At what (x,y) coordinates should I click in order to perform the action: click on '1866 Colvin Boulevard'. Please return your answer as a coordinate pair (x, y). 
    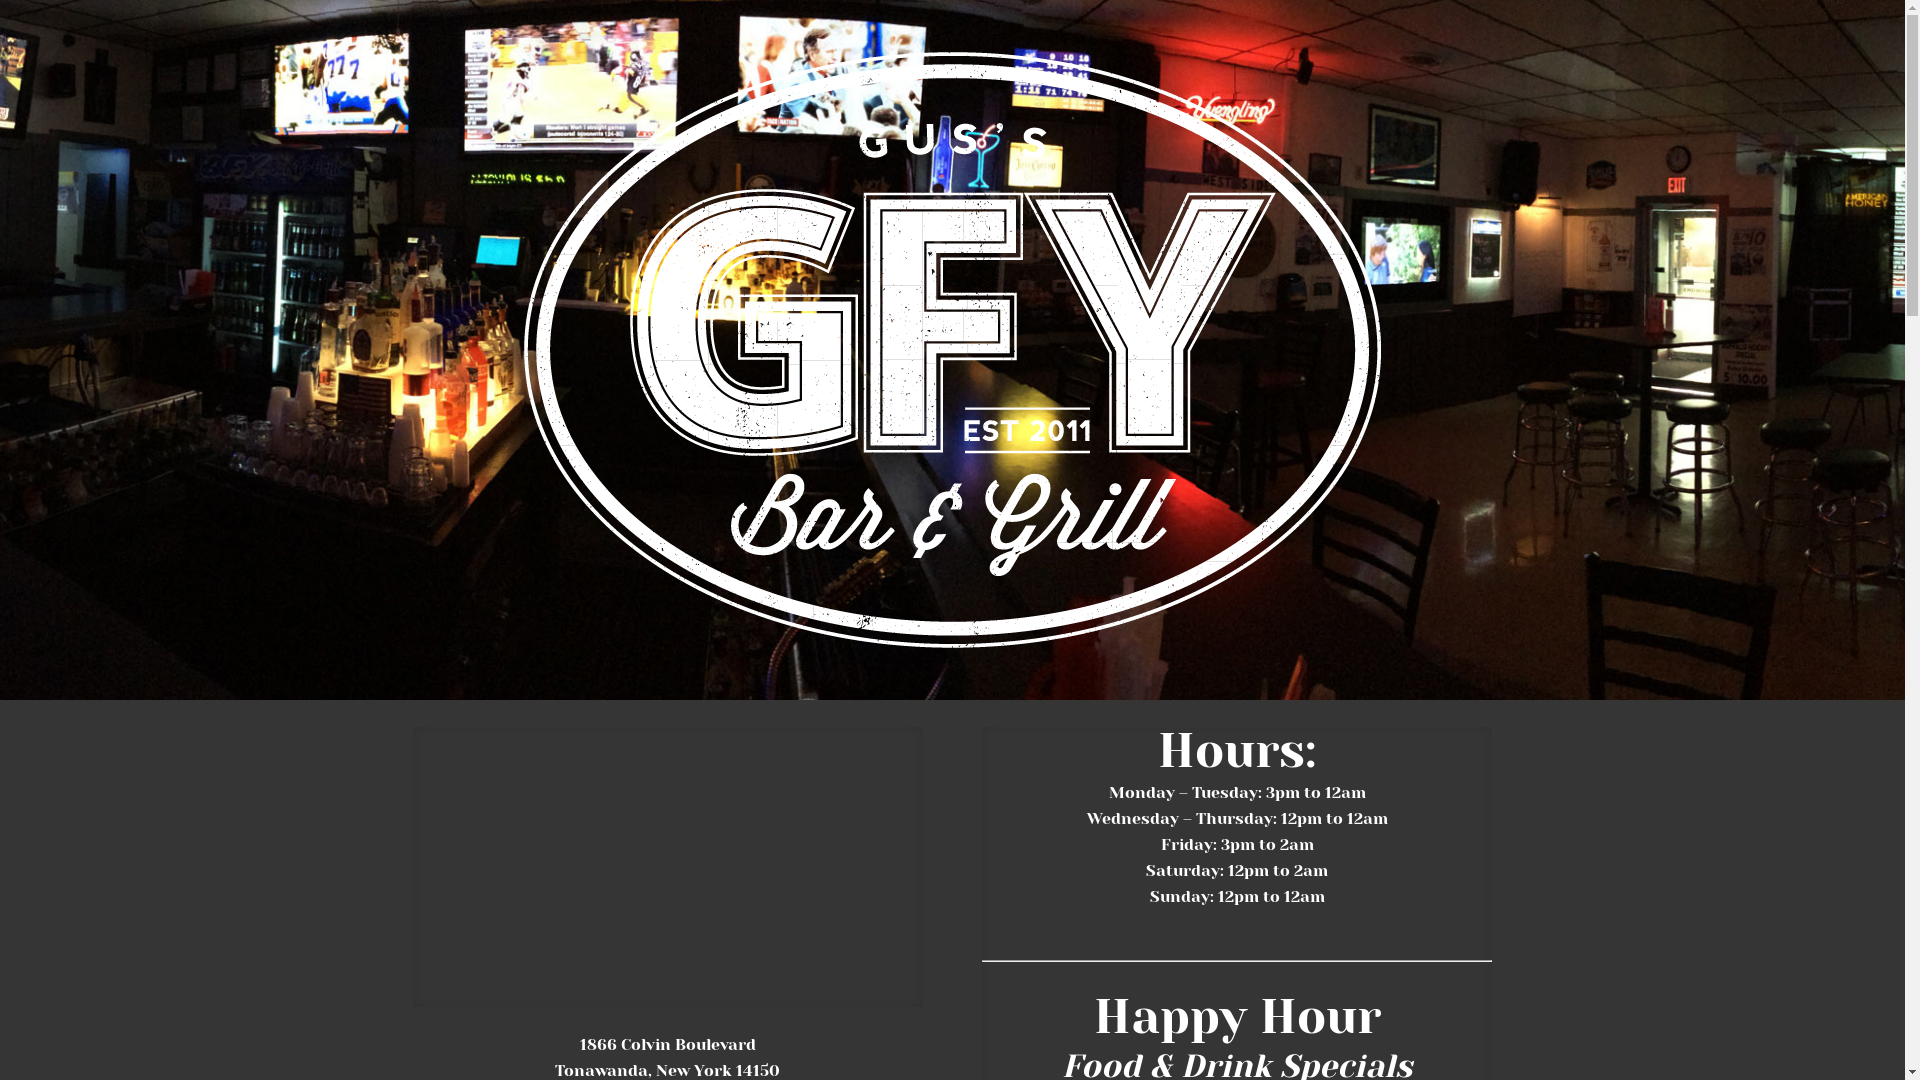
    Looking at the image, I should click on (667, 1043).